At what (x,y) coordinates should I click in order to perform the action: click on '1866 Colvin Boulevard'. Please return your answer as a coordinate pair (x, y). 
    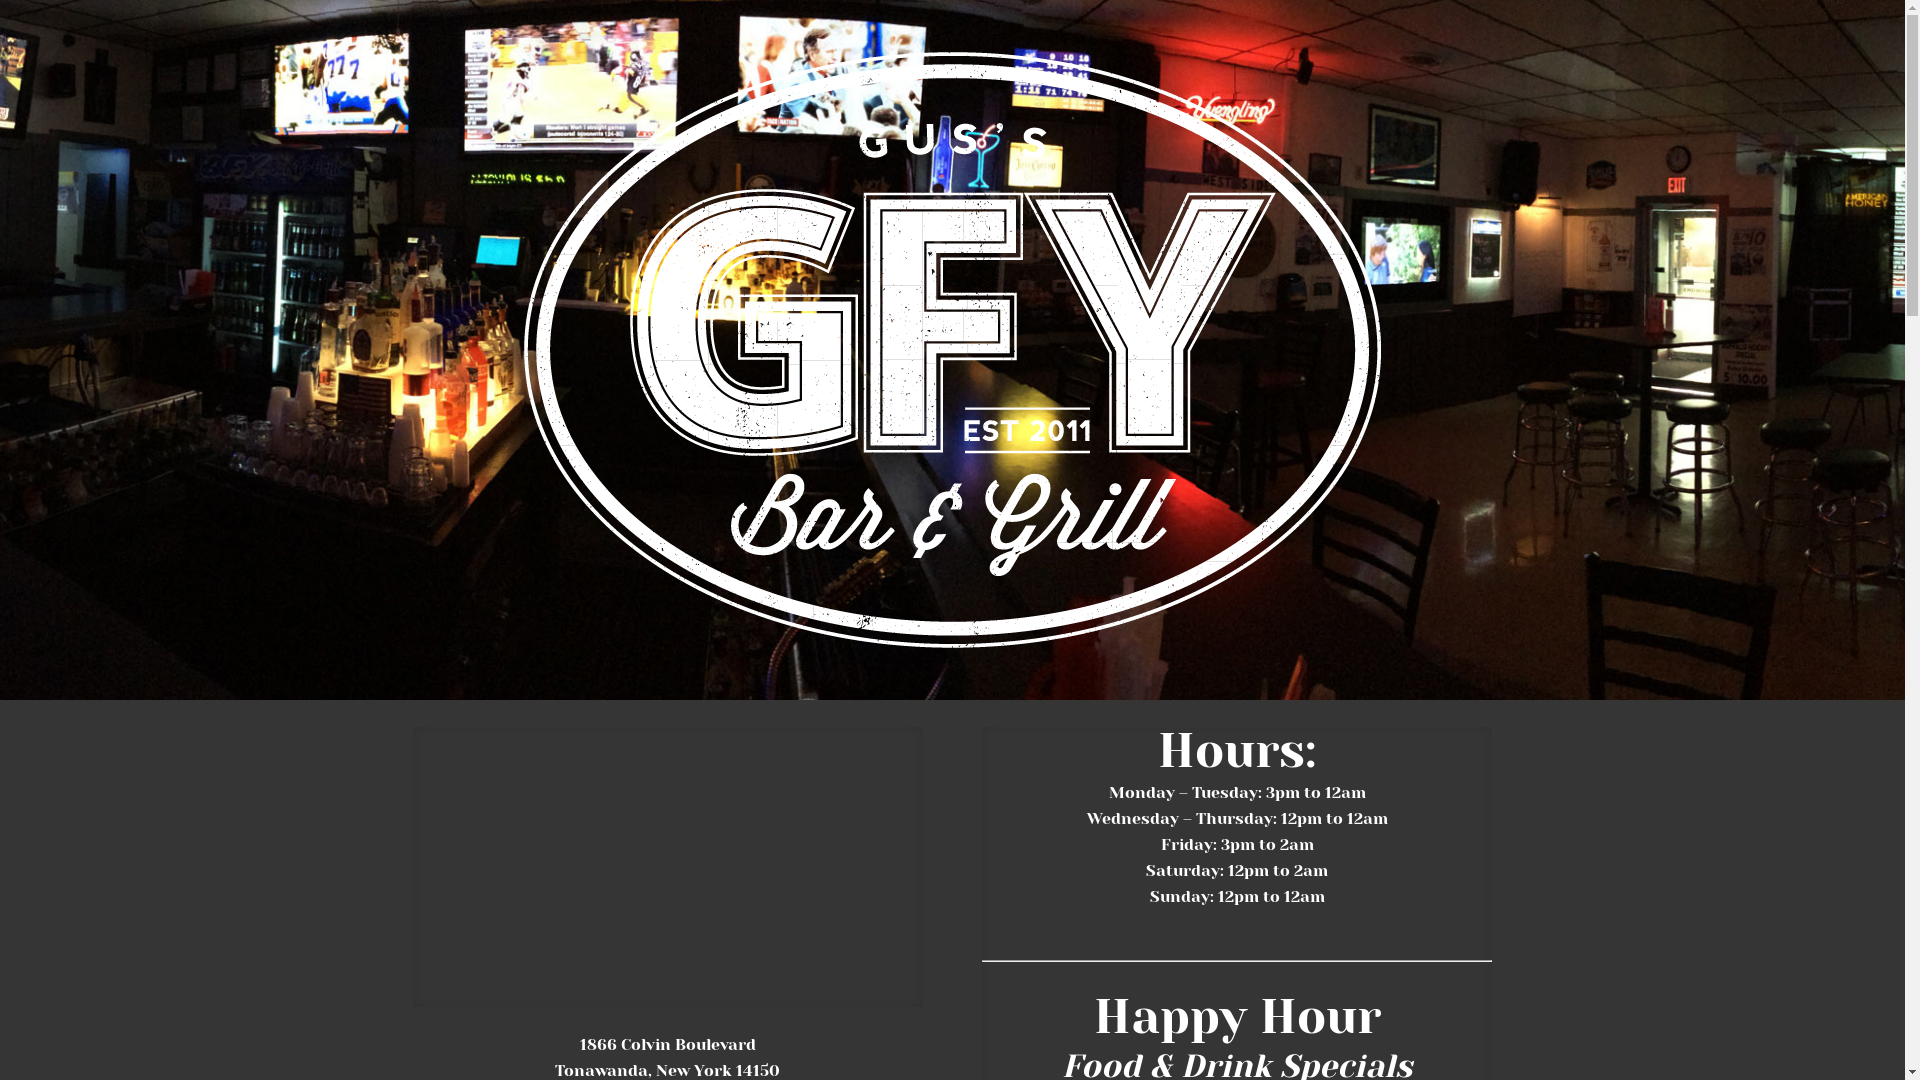
    Looking at the image, I should click on (667, 1043).